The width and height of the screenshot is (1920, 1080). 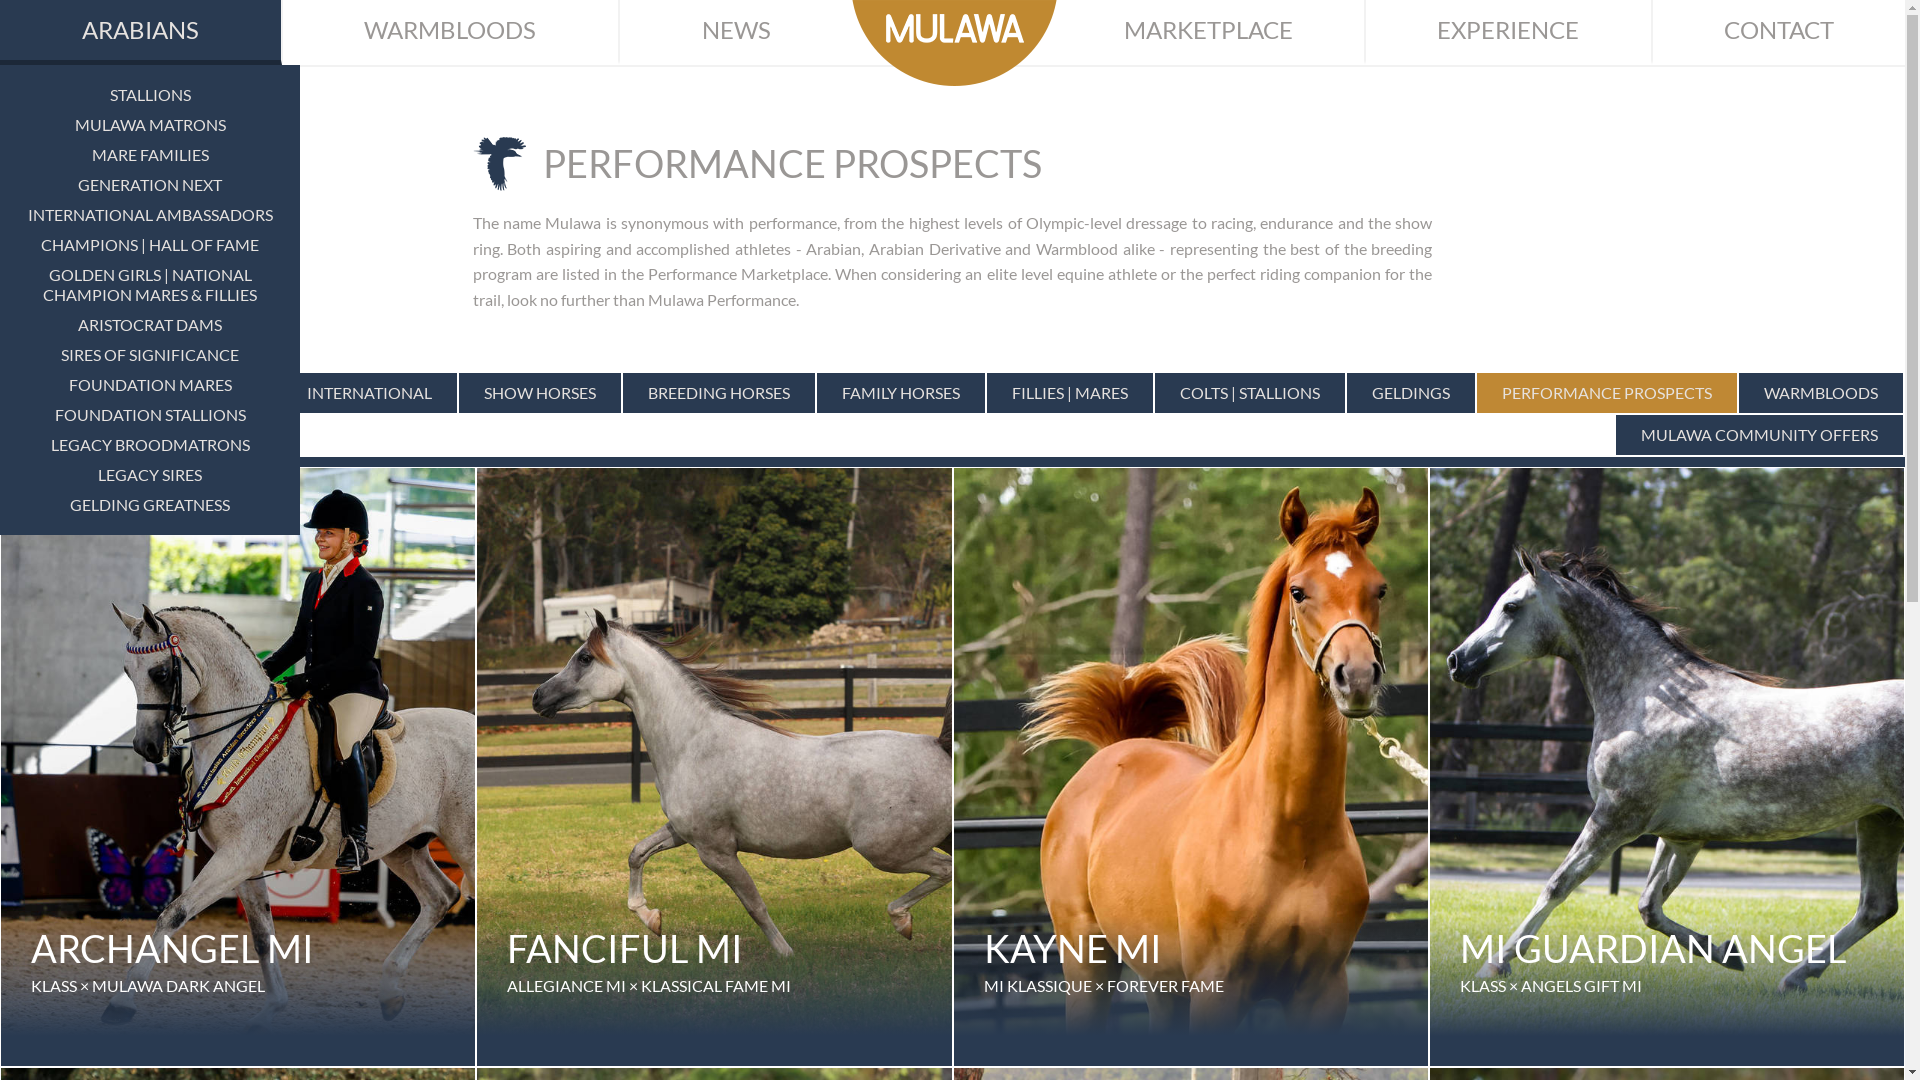 I want to click on 'LEGACY SIRES', so click(x=148, y=474).